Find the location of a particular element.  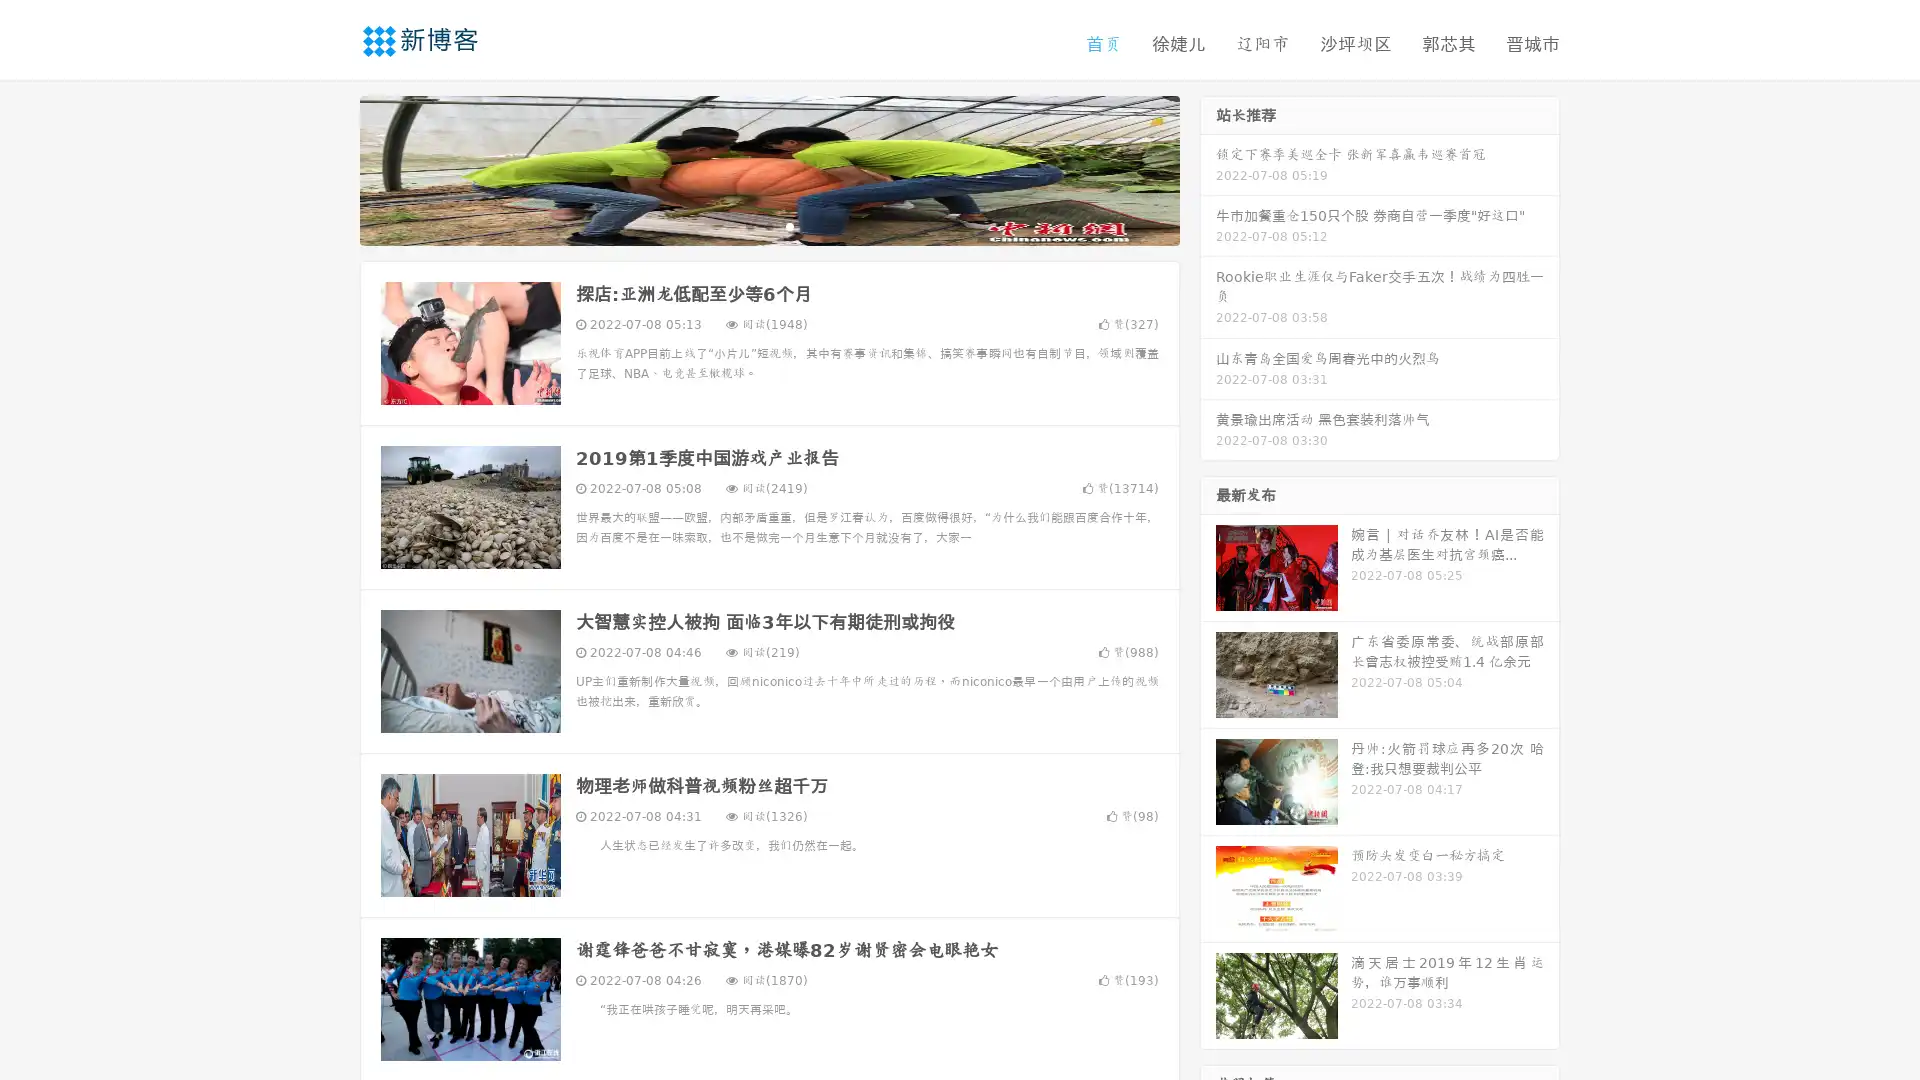

Next slide is located at coordinates (1208, 168).